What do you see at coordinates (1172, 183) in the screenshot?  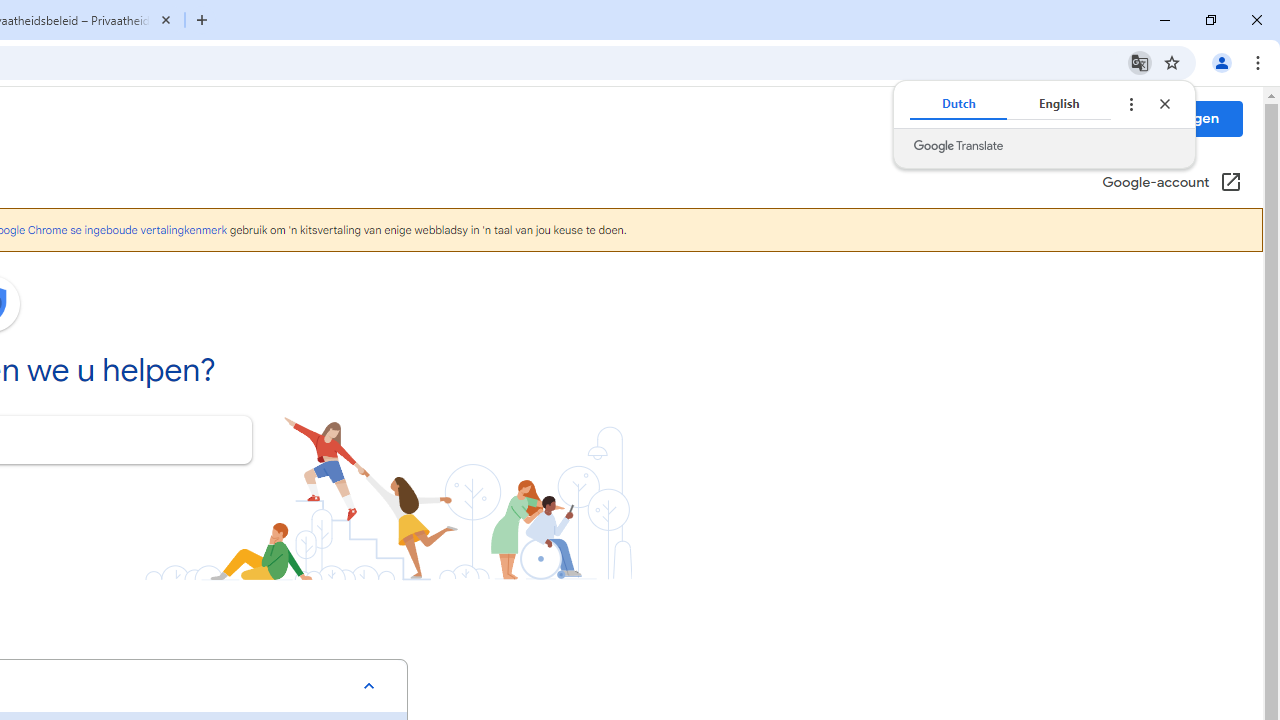 I see `'Google-account (Openen in een nieuw venster)'` at bounding box center [1172, 183].